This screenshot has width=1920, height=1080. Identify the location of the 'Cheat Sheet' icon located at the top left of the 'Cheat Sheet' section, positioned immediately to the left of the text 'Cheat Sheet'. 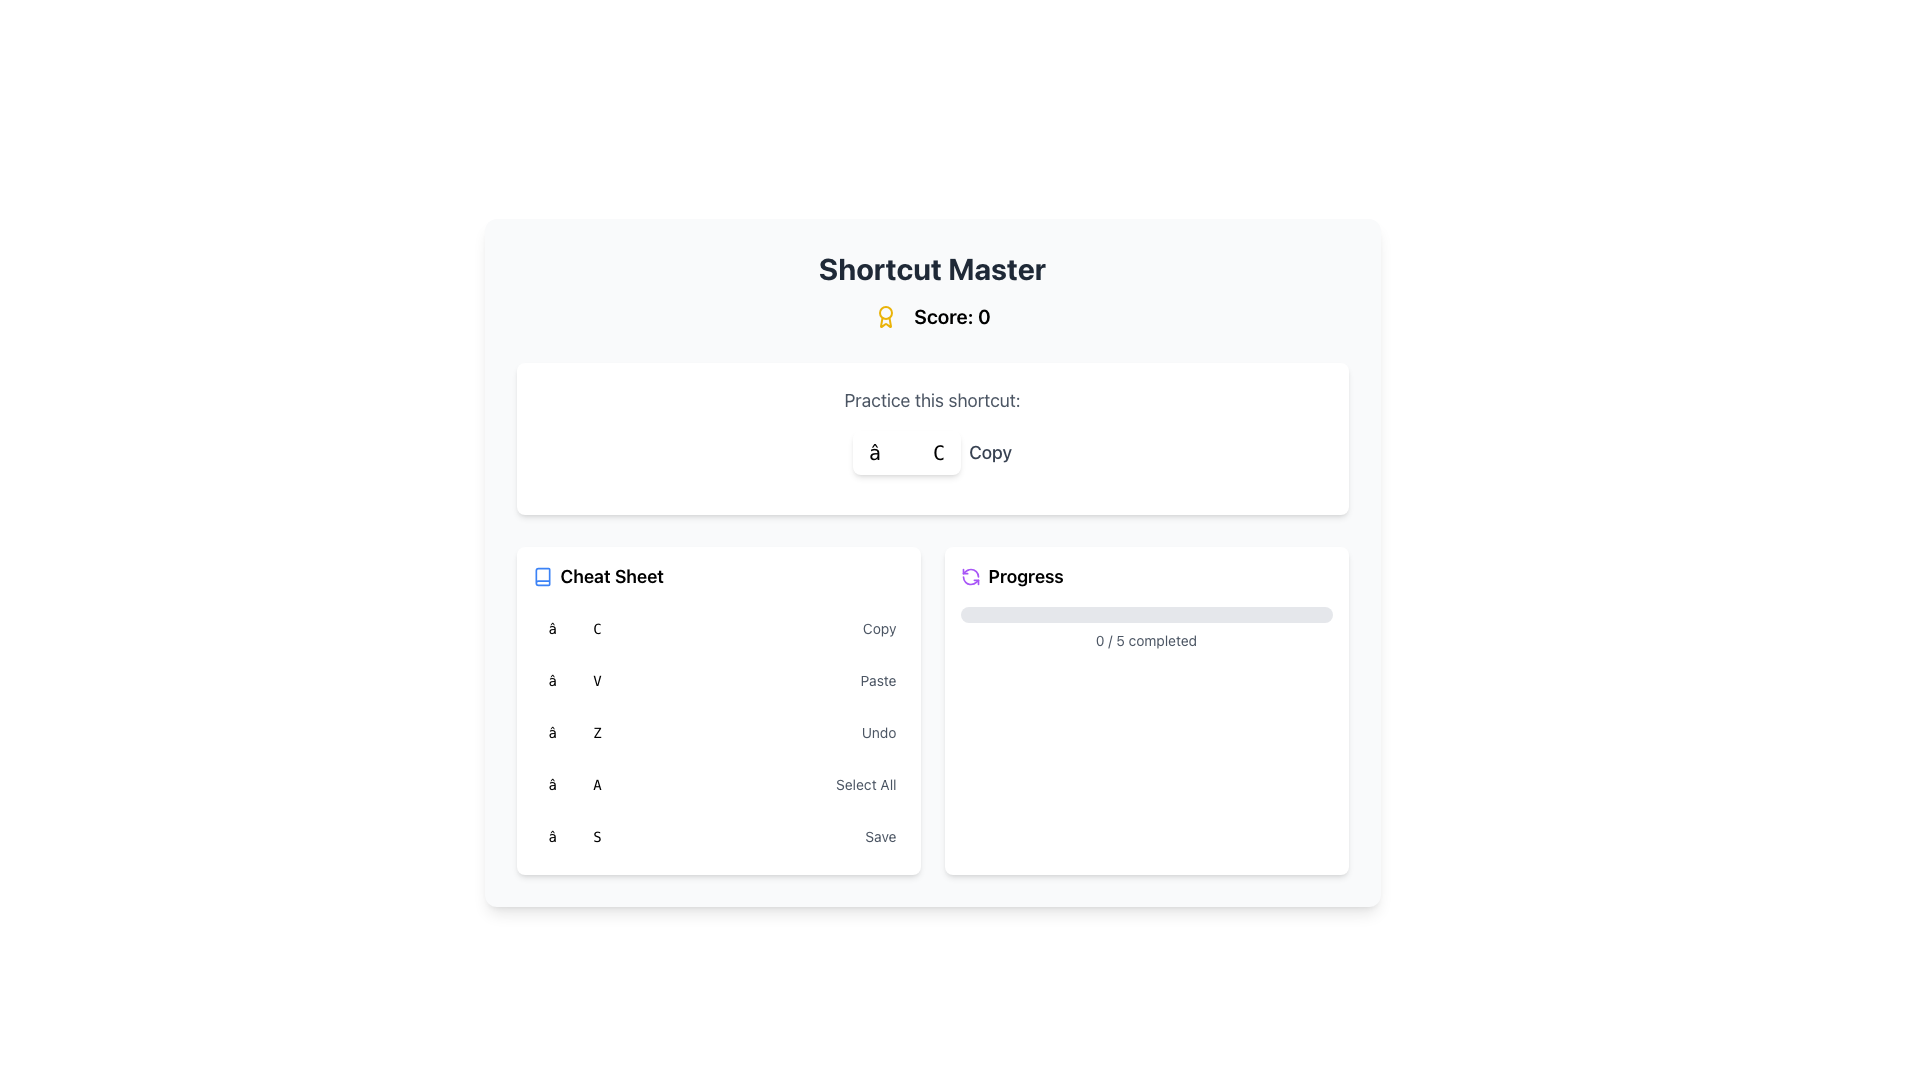
(542, 577).